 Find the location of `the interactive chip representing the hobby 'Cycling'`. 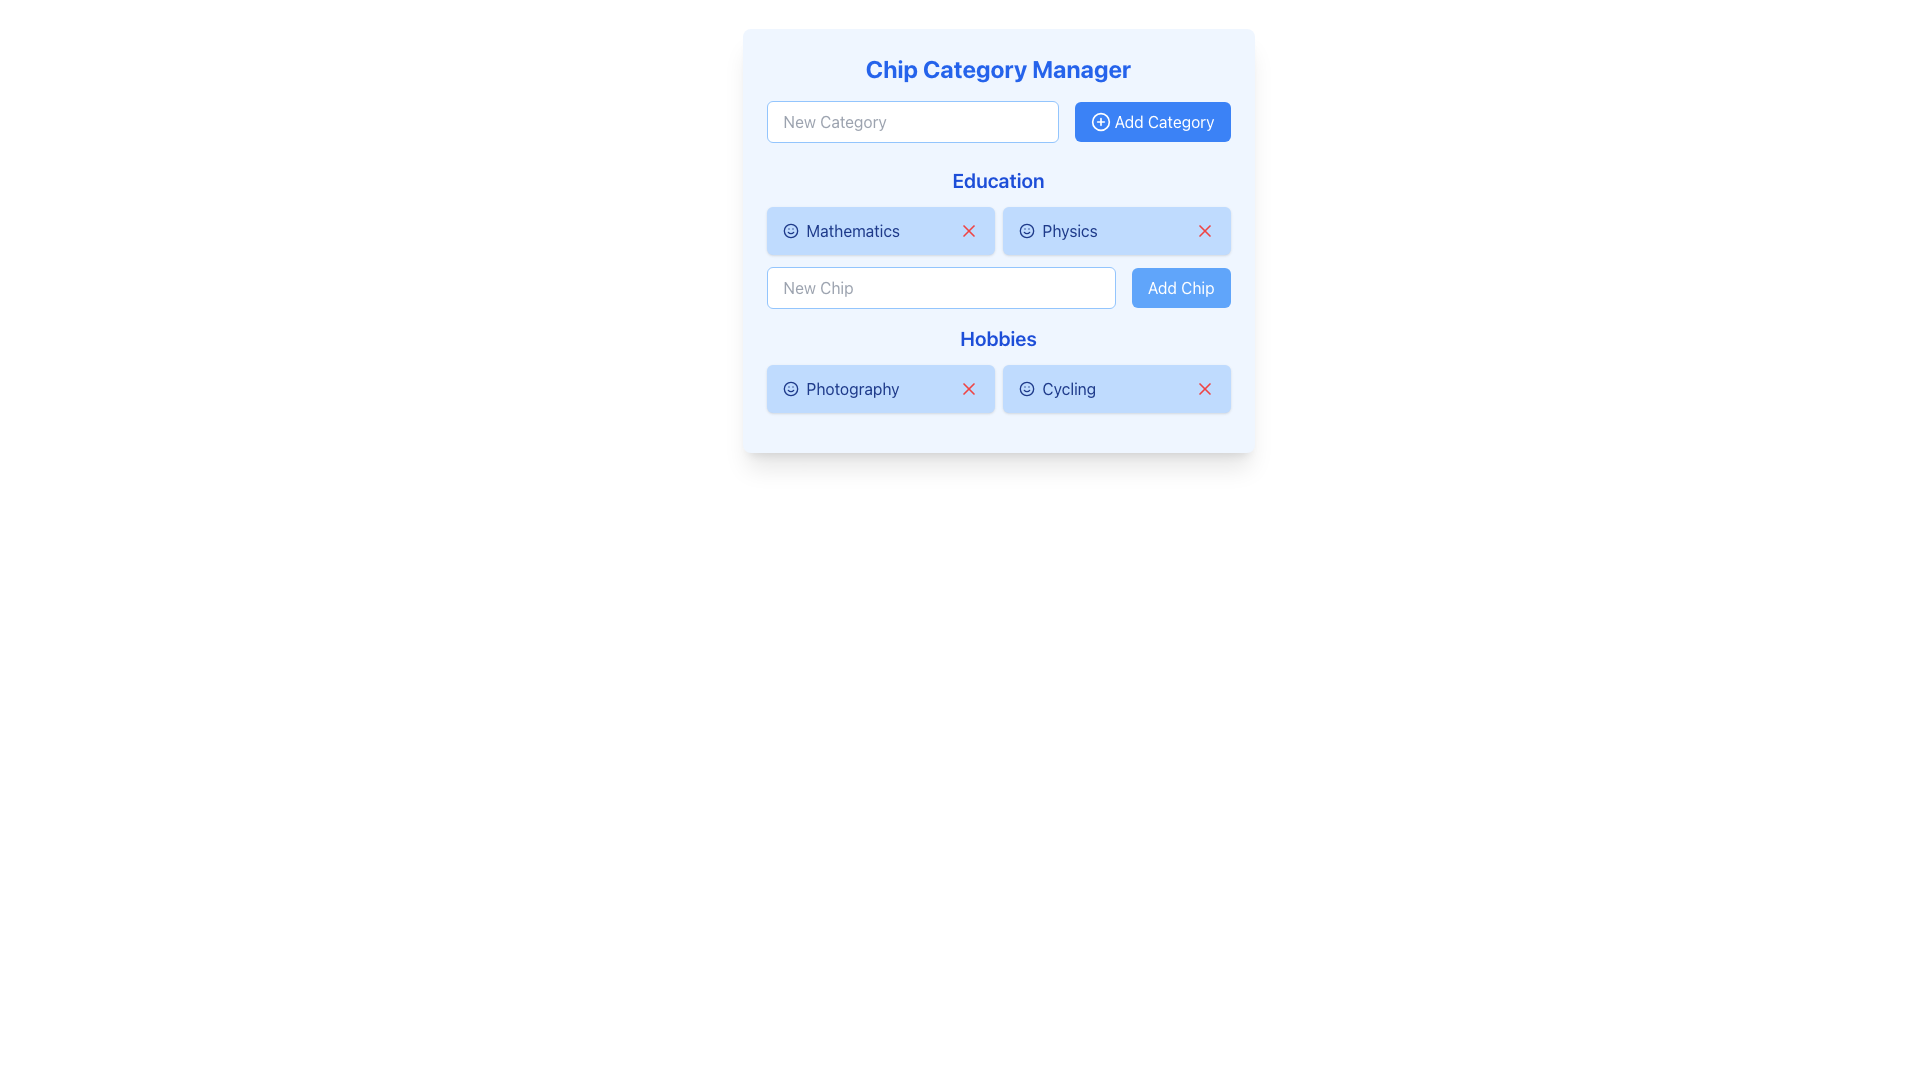

the interactive chip representing the hobby 'Cycling' is located at coordinates (1115, 389).